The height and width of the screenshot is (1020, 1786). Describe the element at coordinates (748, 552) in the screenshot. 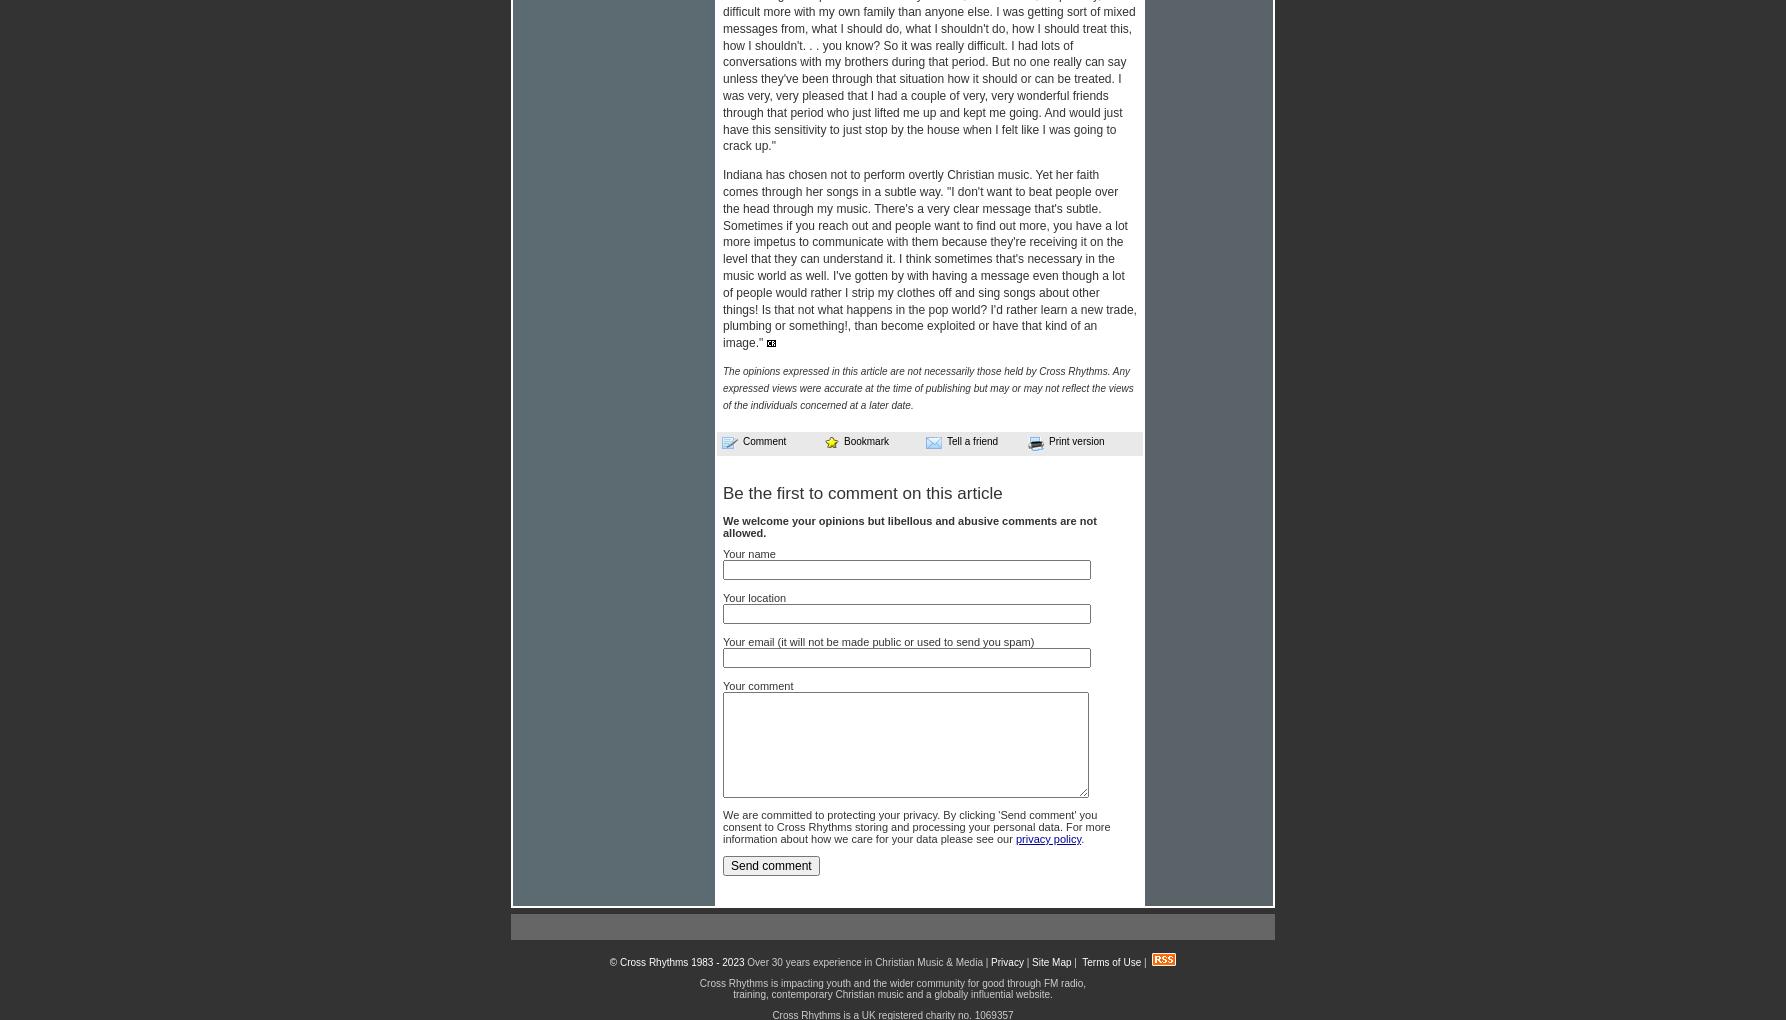

I see `'Your name'` at that location.